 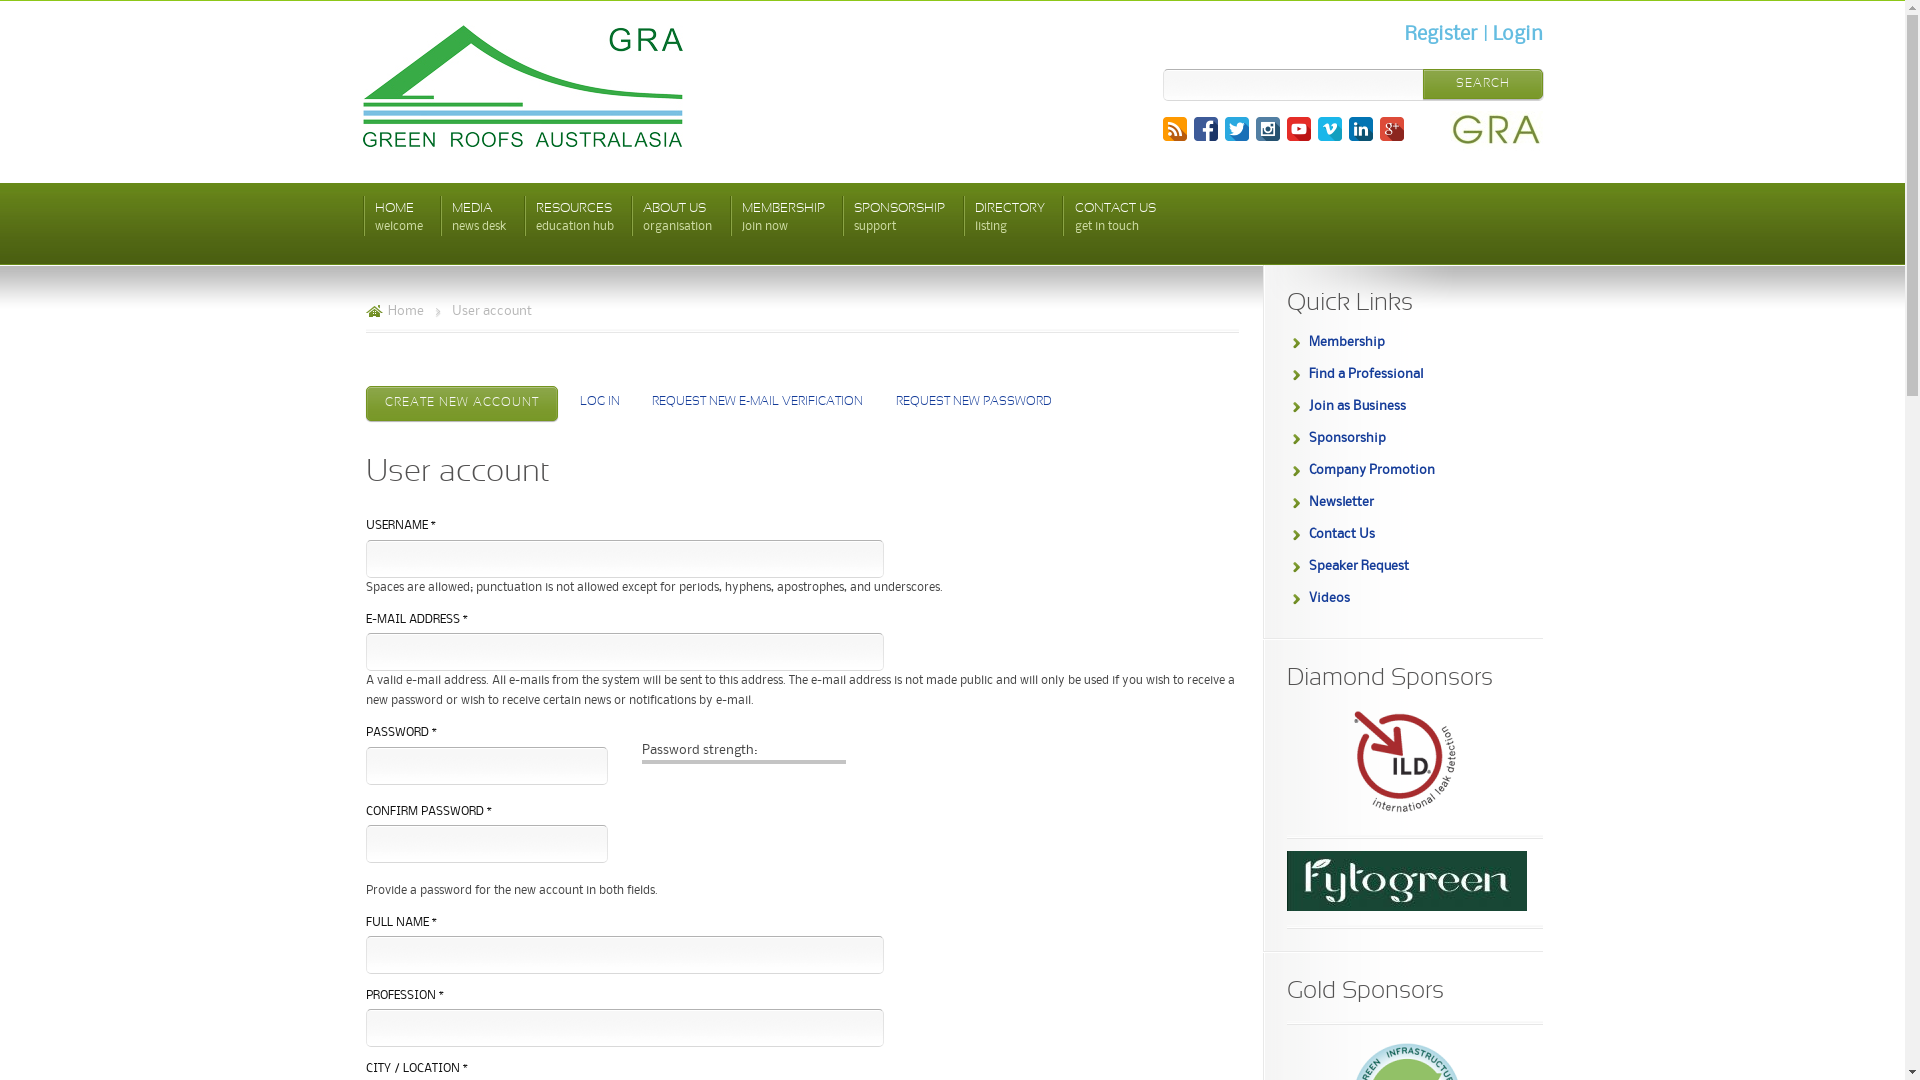 What do you see at coordinates (1370, 470) in the screenshot?
I see `'Company Promotion'` at bounding box center [1370, 470].